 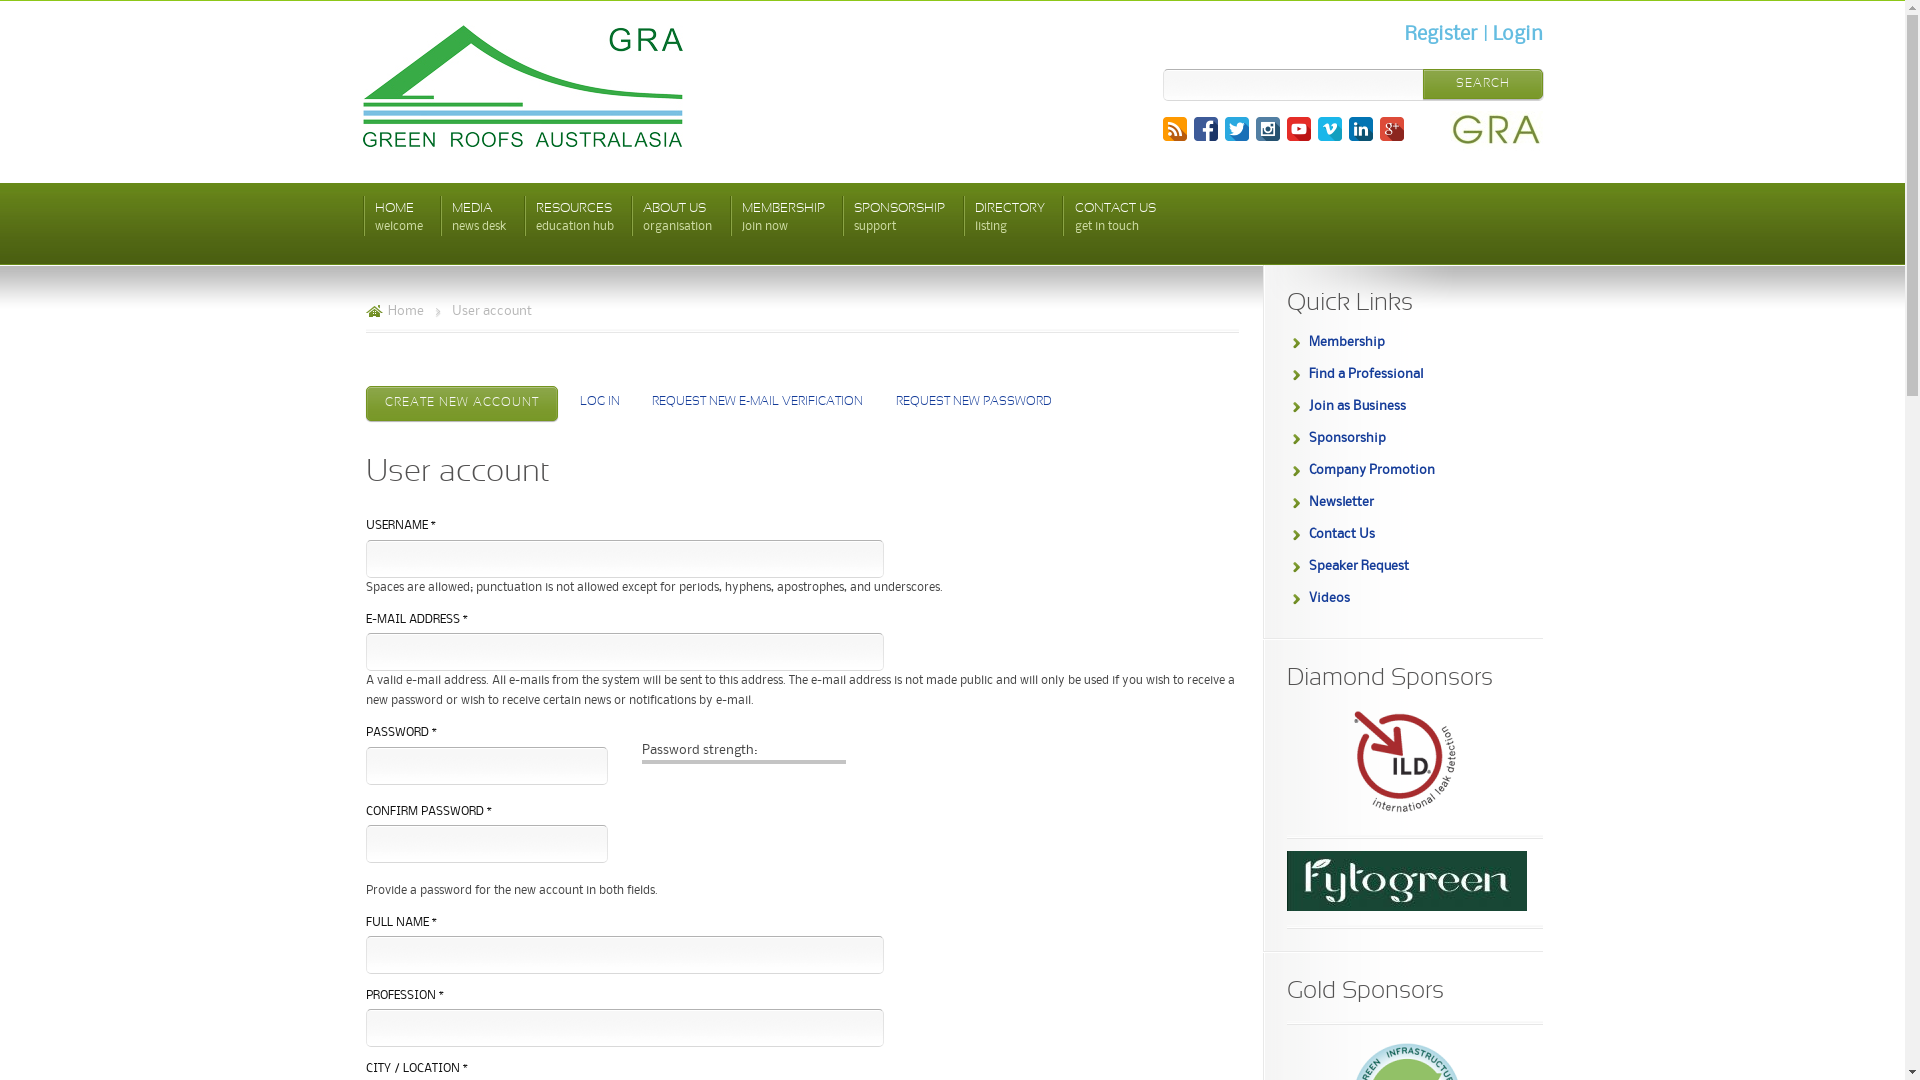 What do you see at coordinates (1370, 470) in the screenshot?
I see `'Company Promotion'` at bounding box center [1370, 470].